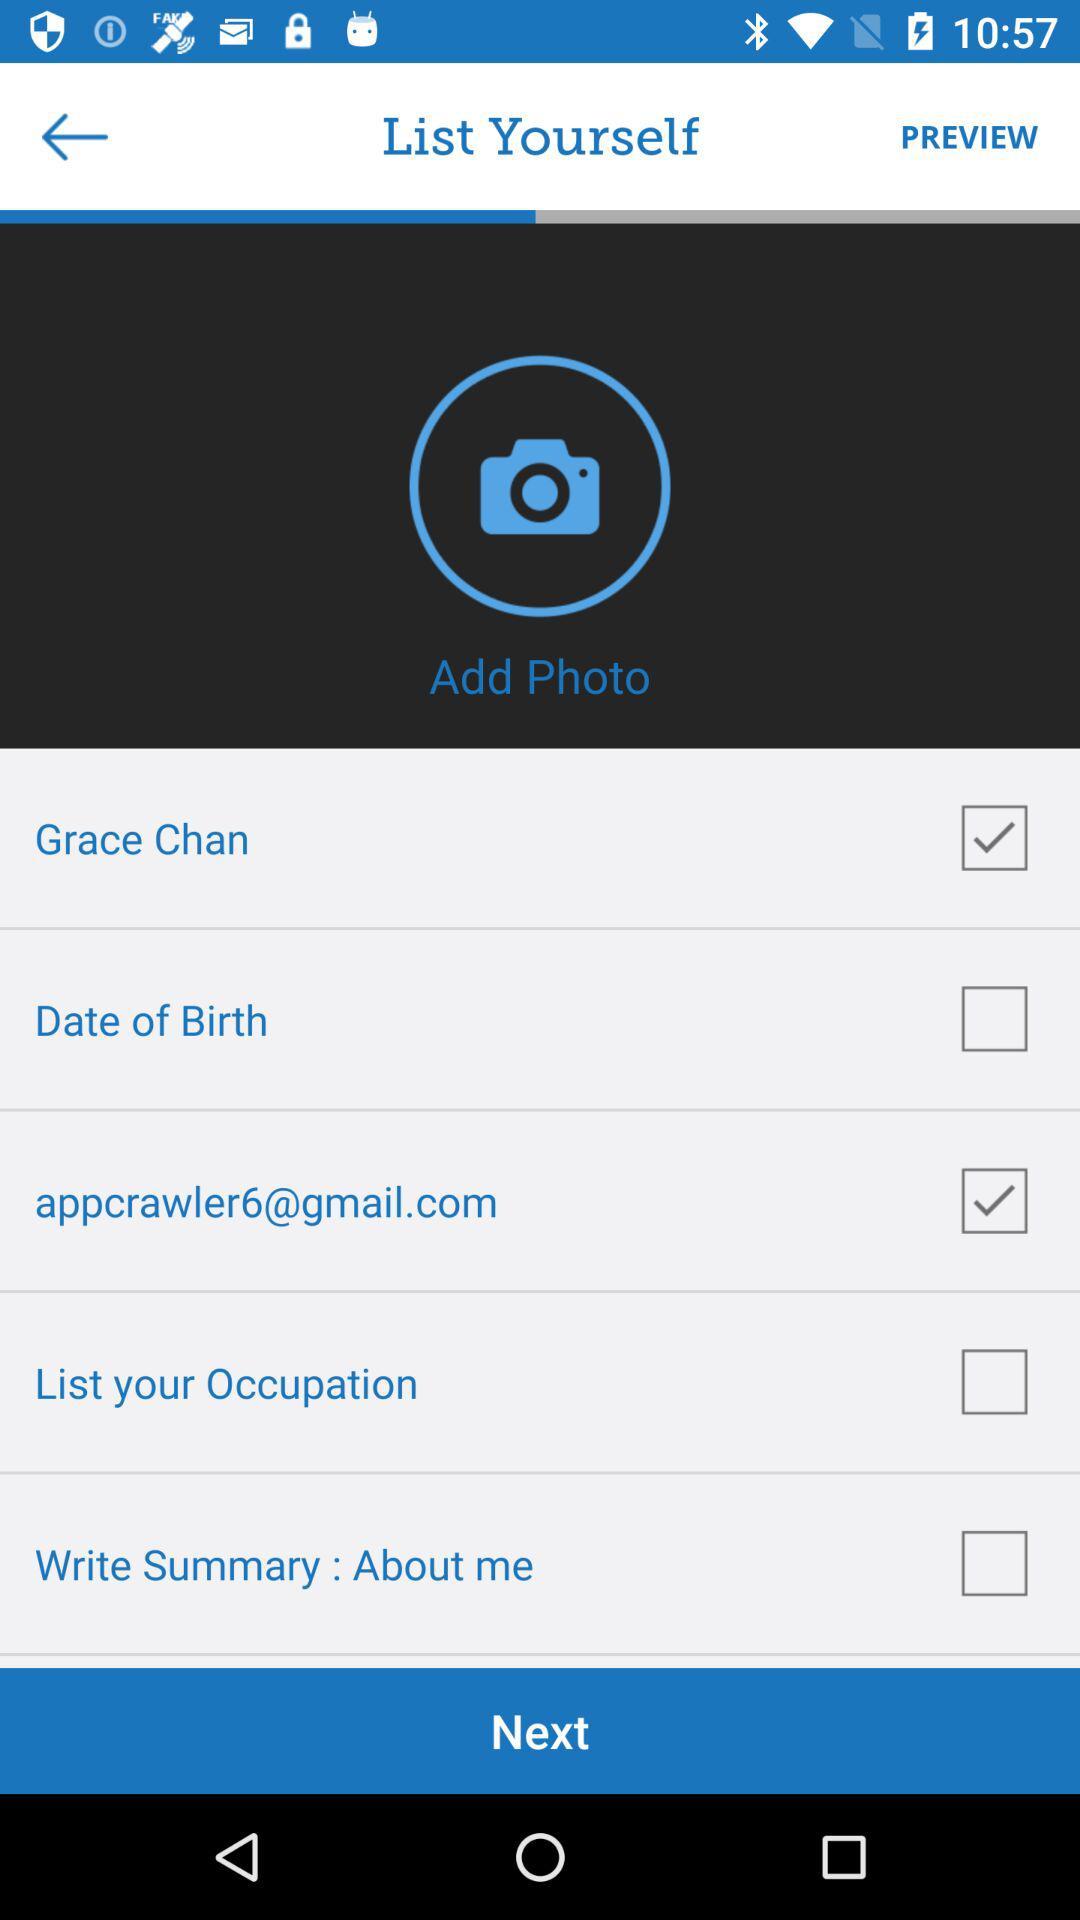 This screenshot has width=1080, height=1920. I want to click on camera to add photo, so click(540, 485).